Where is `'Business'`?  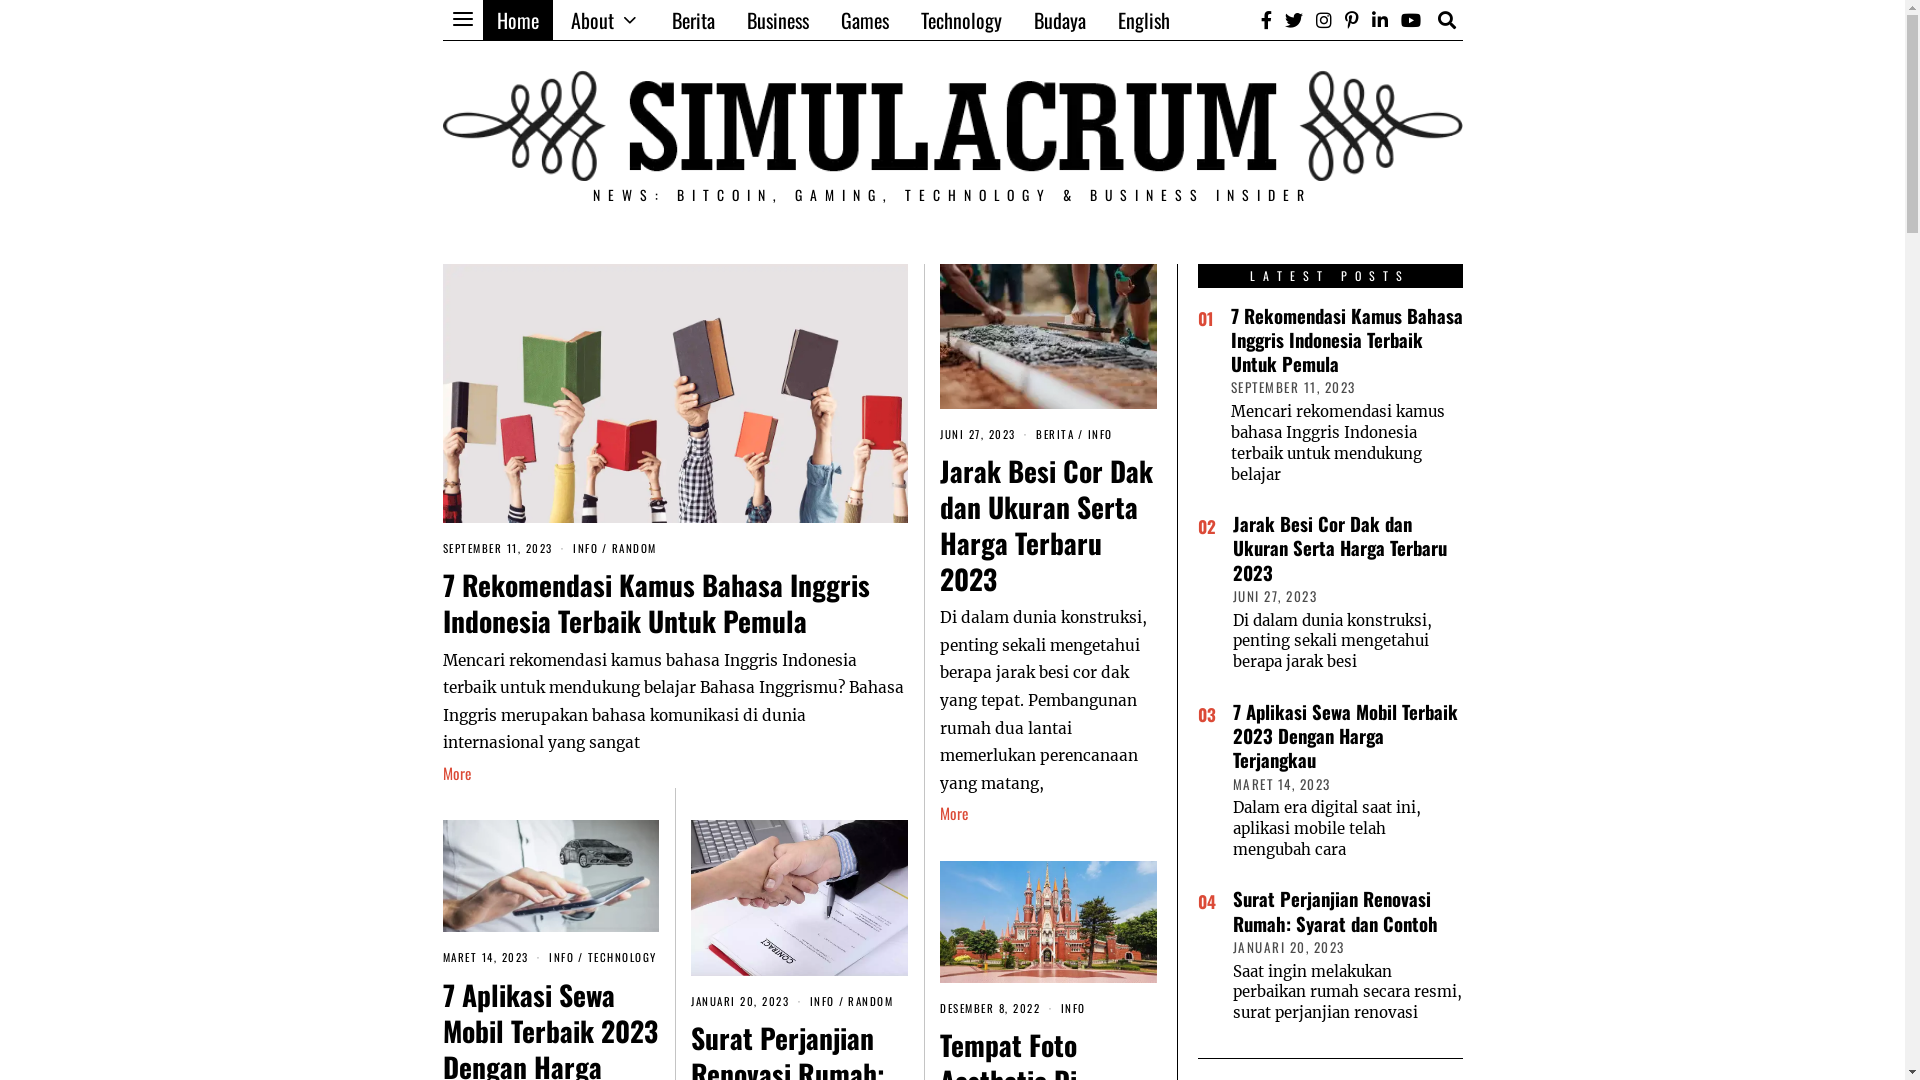 'Business' is located at coordinates (730, 19).